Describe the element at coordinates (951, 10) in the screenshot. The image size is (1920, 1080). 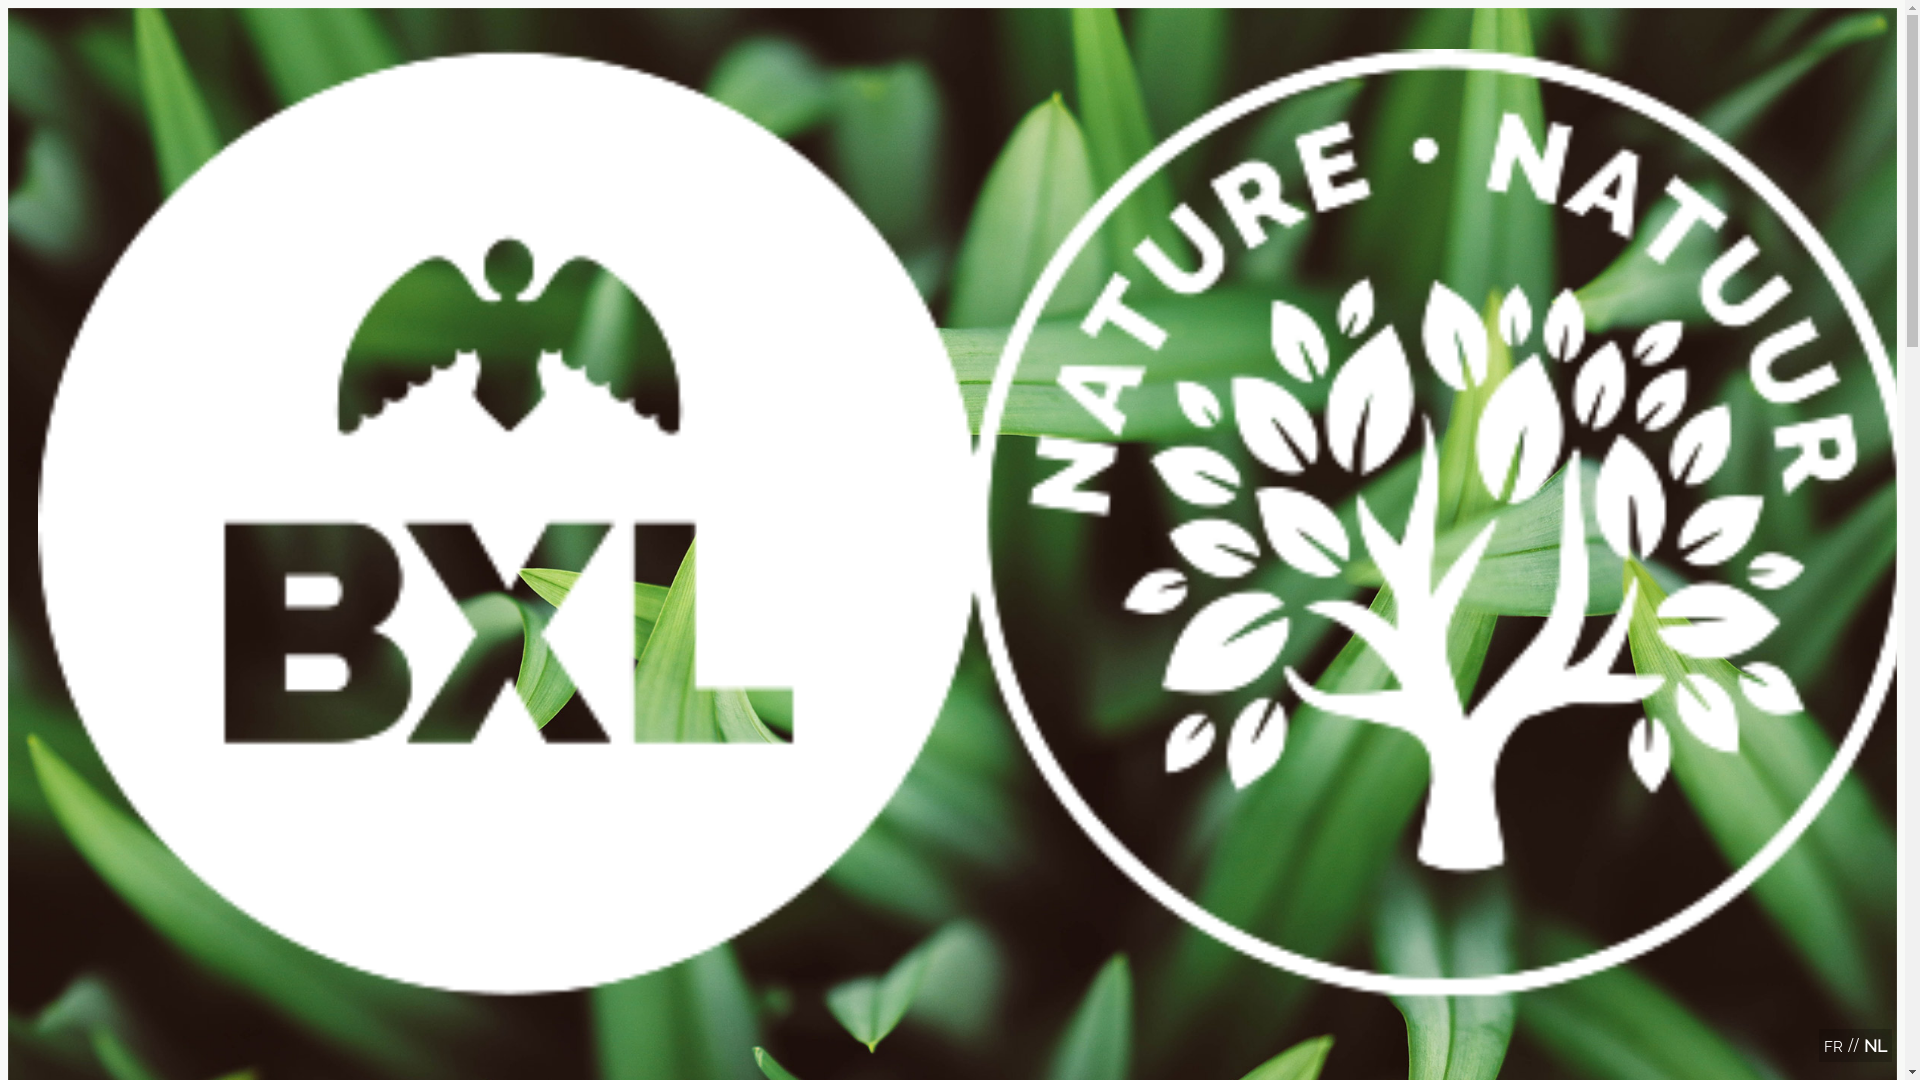
I see `'Overslaan en naar de inhoud gaan'` at that location.